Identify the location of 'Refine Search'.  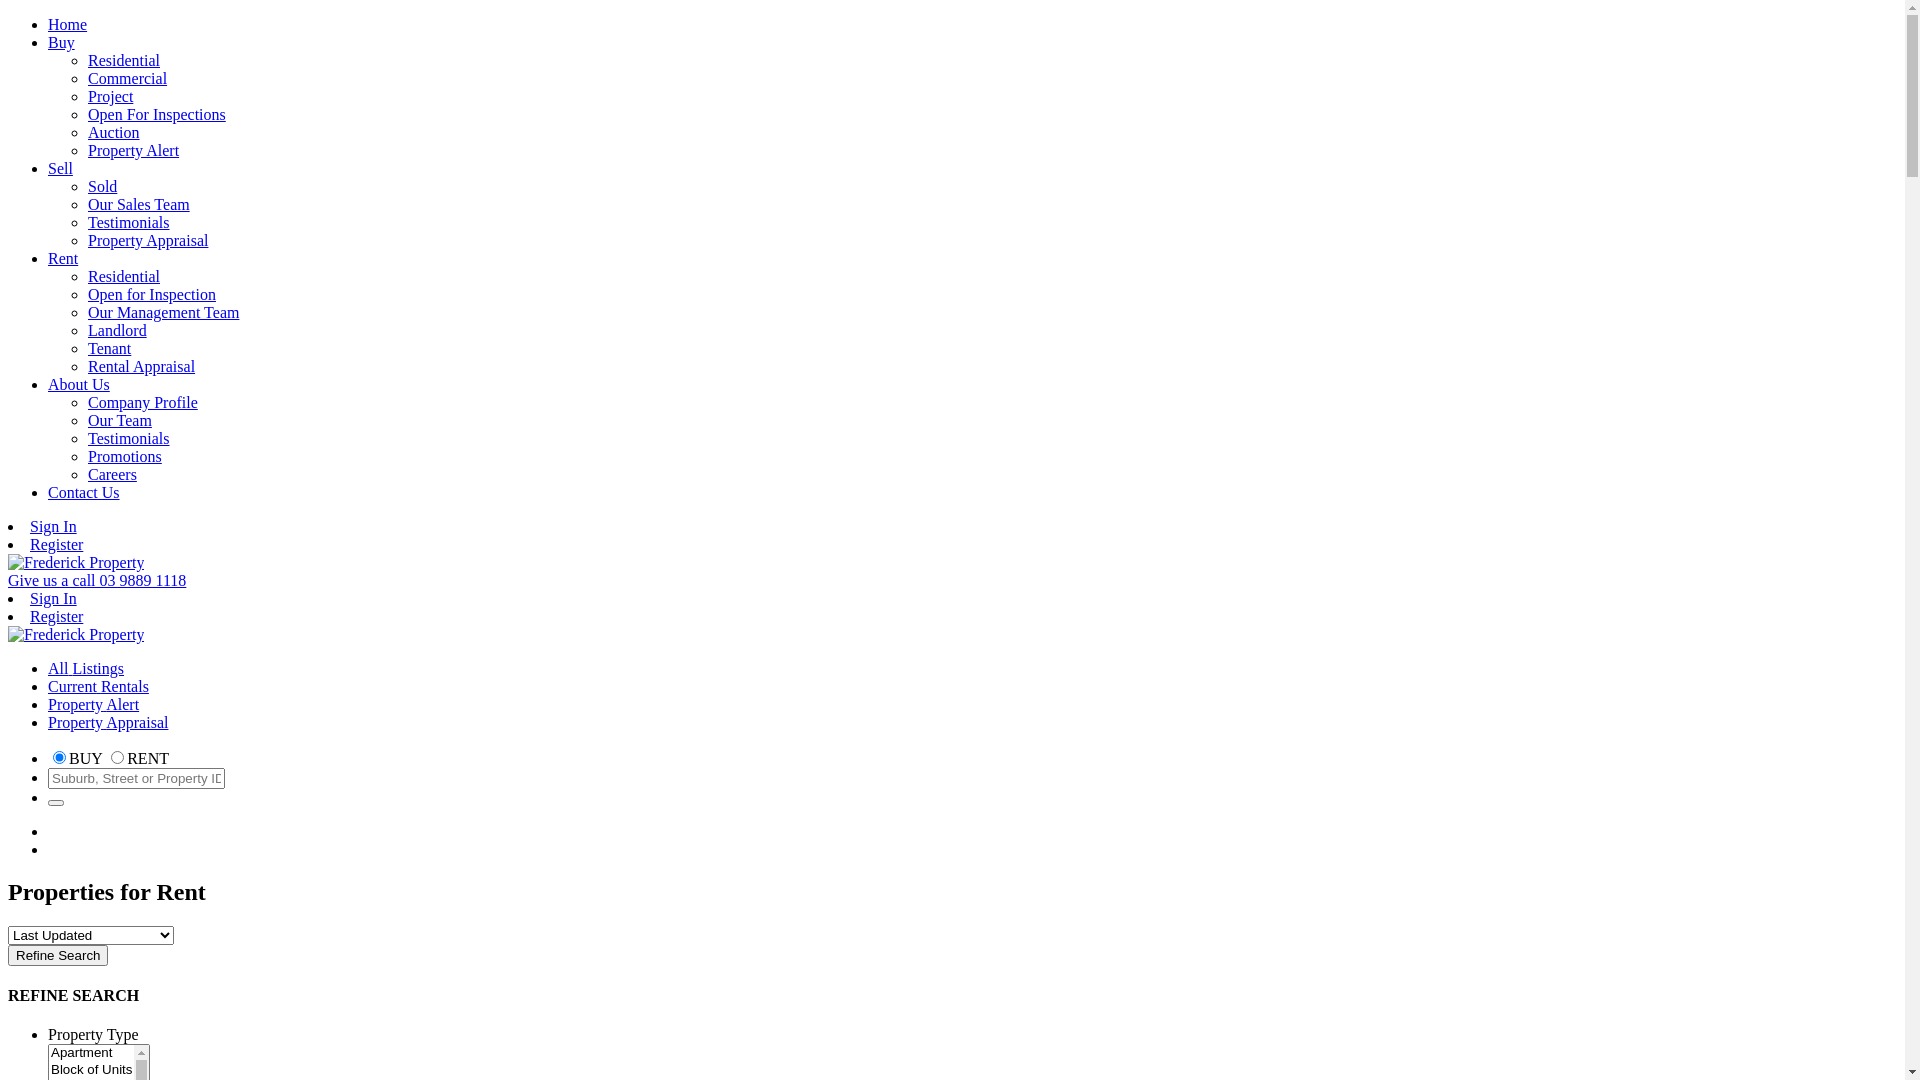
(57, 954).